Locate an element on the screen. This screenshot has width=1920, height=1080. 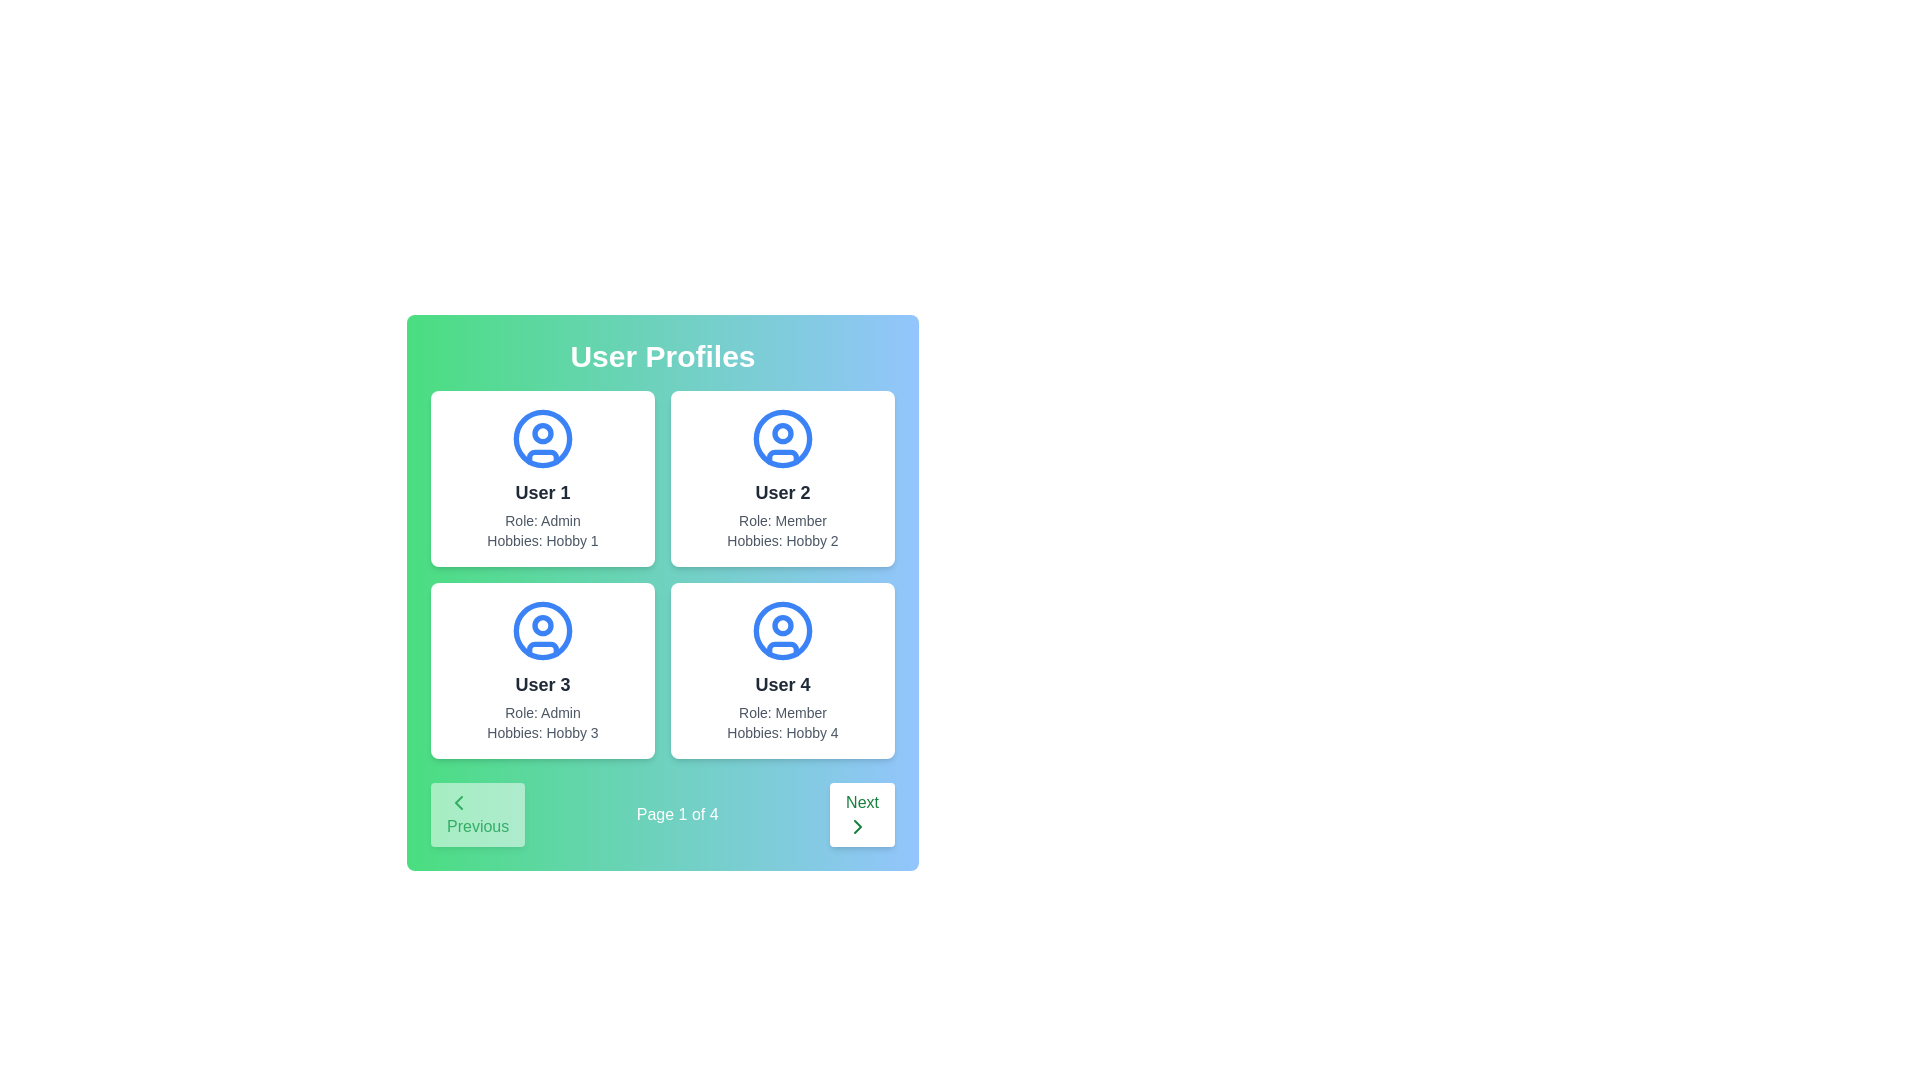
the decorative element of the user profile icon located in the top-left card of the grid, specifically within the circular blue area is located at coordinates (542, 623).